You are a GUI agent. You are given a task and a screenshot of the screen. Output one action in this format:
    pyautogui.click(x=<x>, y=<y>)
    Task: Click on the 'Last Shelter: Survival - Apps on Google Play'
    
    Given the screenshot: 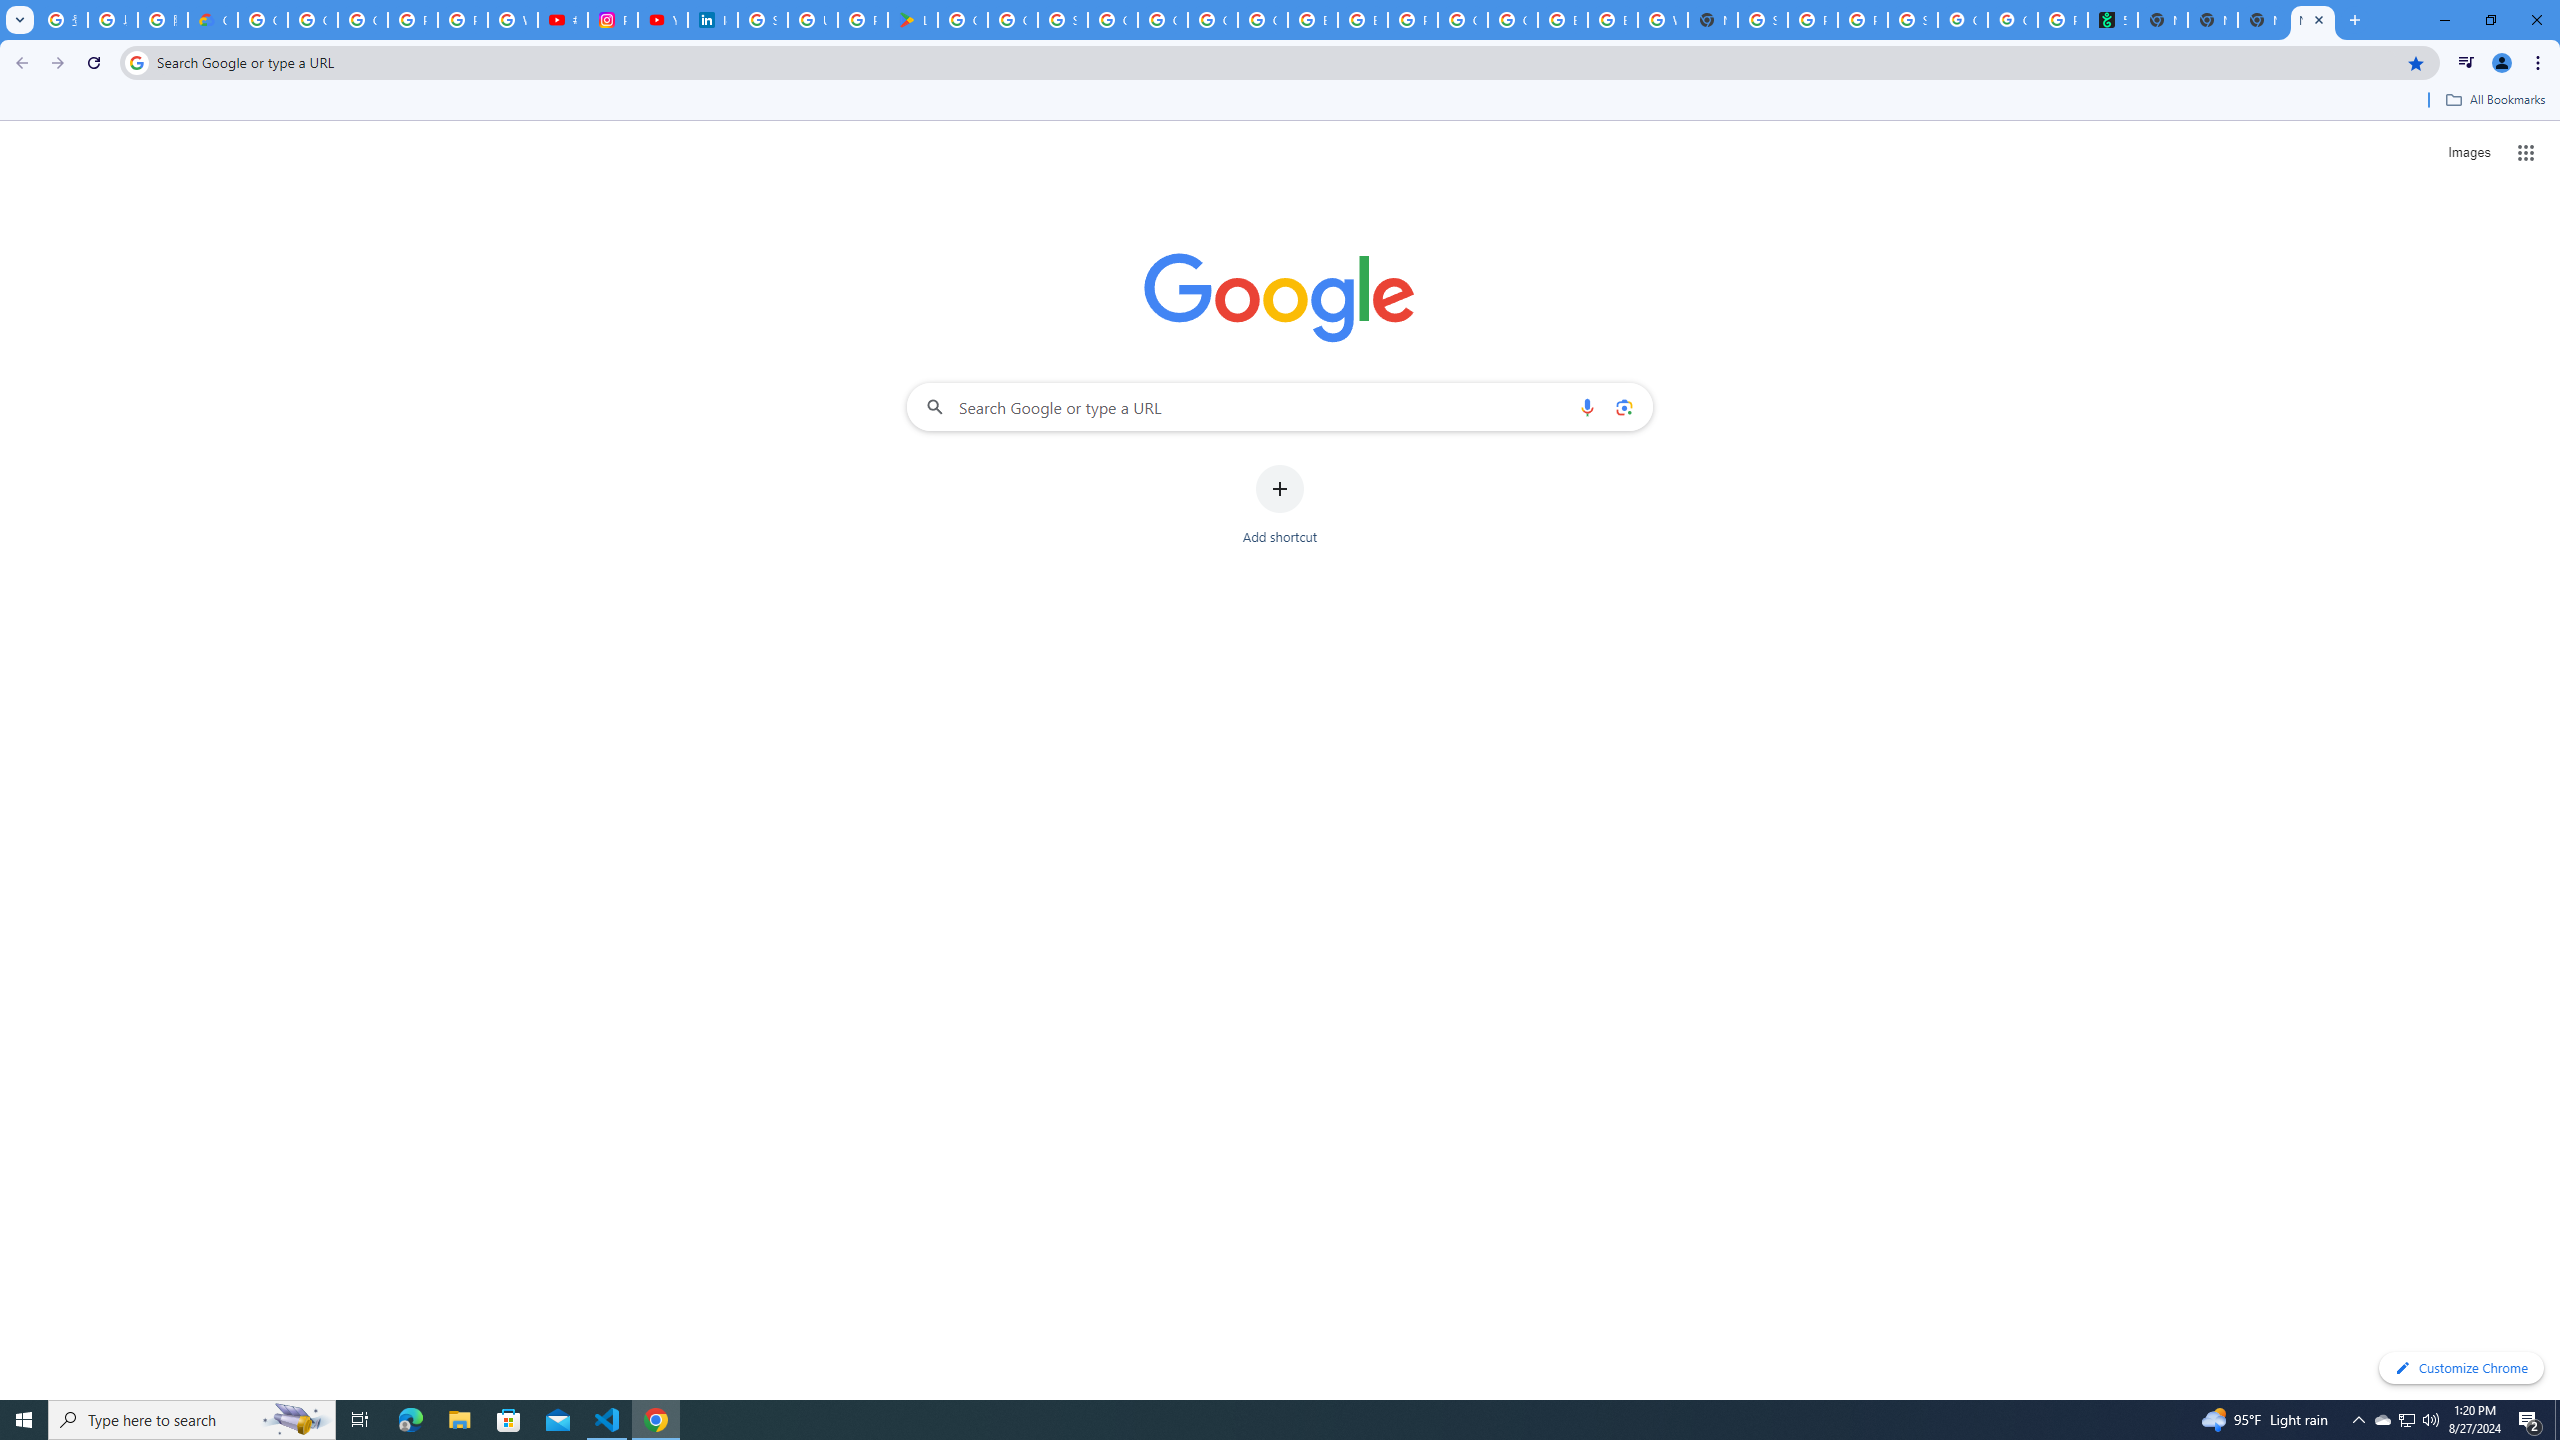 What is the action you would take?
    pyautogui.click(x=912, y=19)
    